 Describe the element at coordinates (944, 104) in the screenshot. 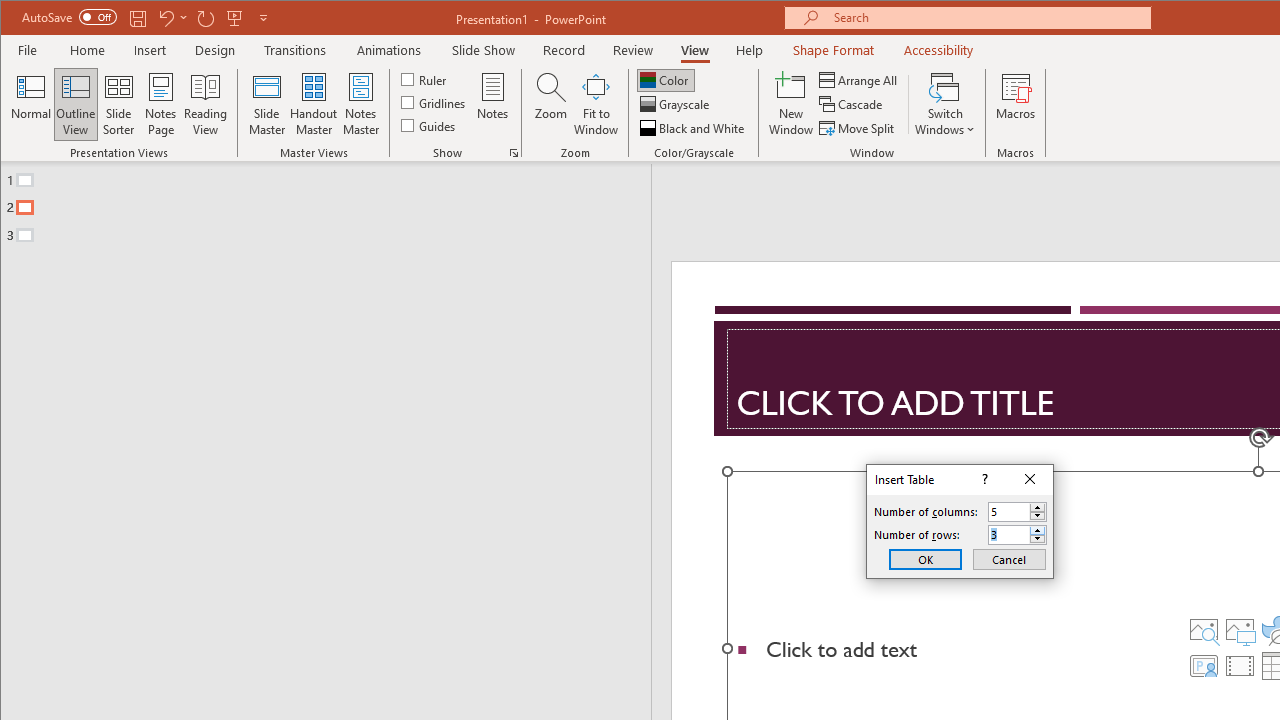

I see `'Switch Windows'` at that location.